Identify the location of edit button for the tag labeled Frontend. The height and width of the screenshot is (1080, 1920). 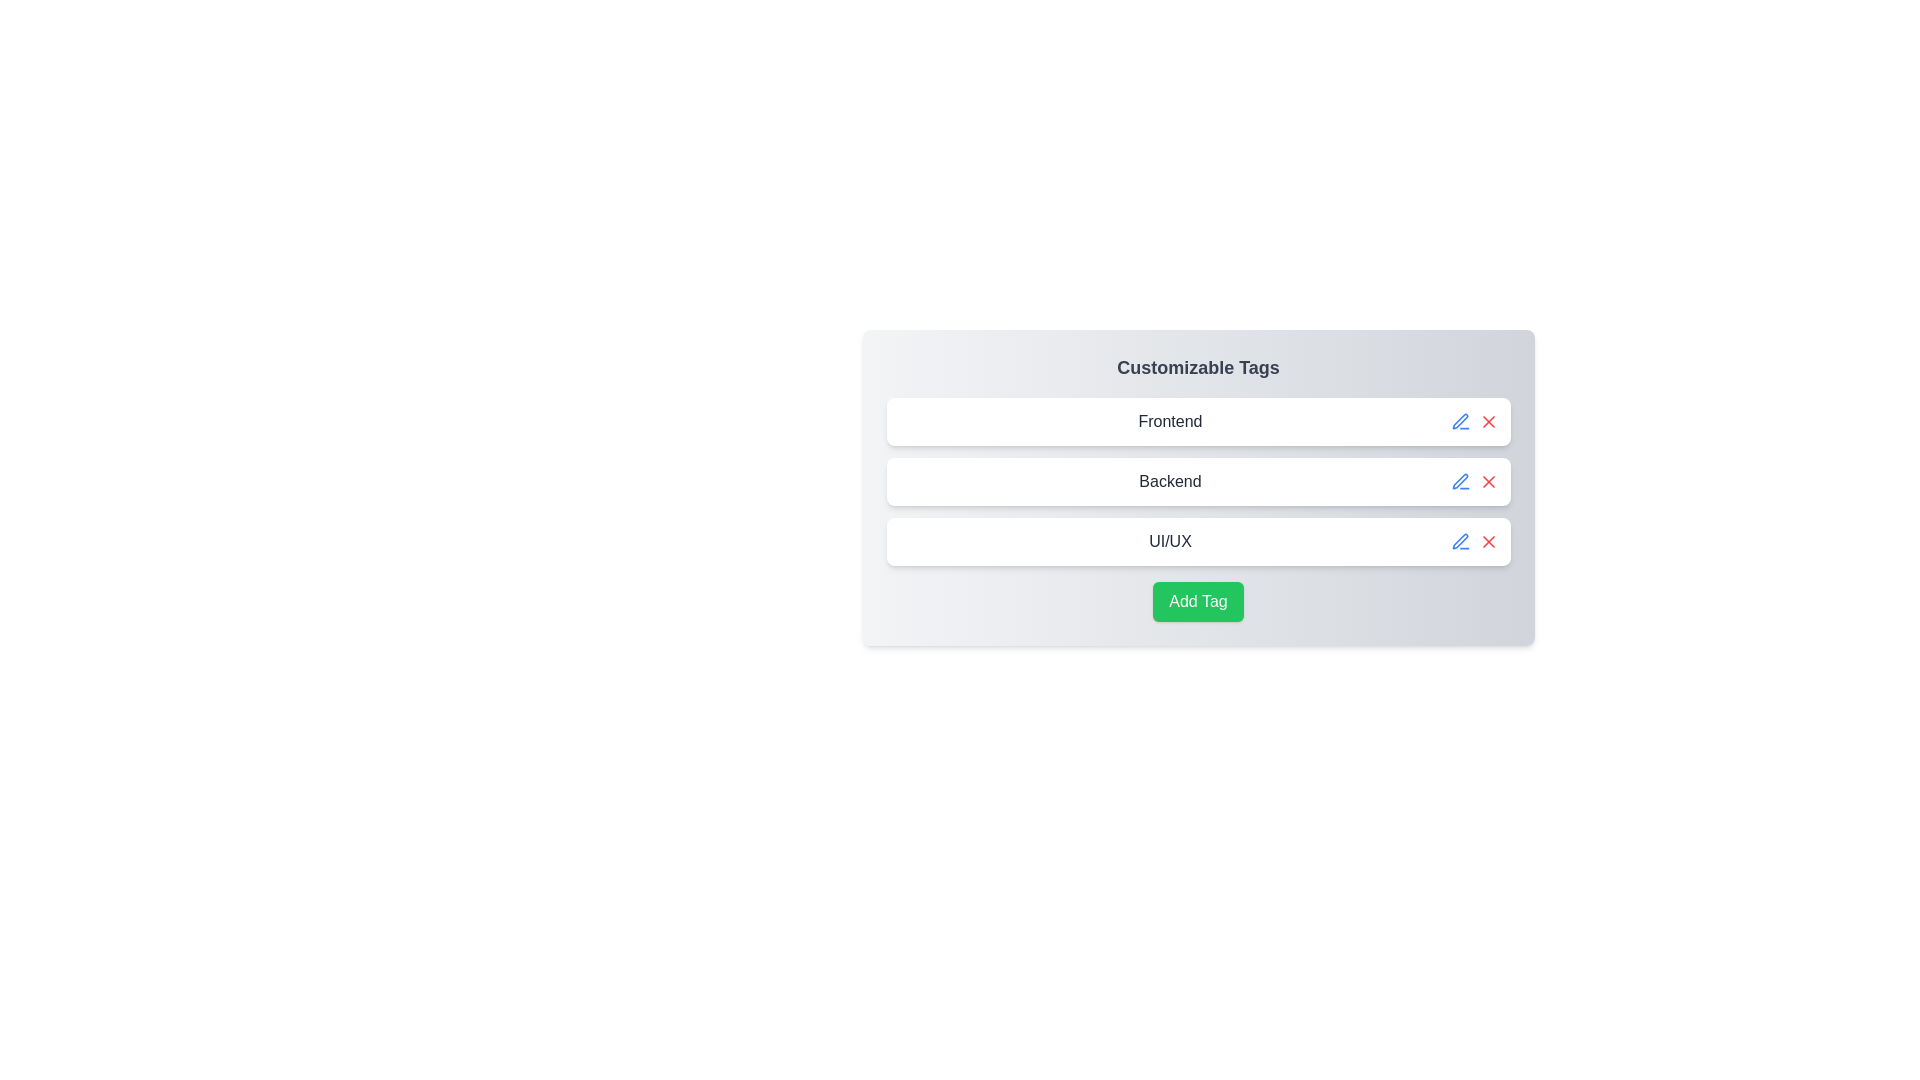
(1460, 420).